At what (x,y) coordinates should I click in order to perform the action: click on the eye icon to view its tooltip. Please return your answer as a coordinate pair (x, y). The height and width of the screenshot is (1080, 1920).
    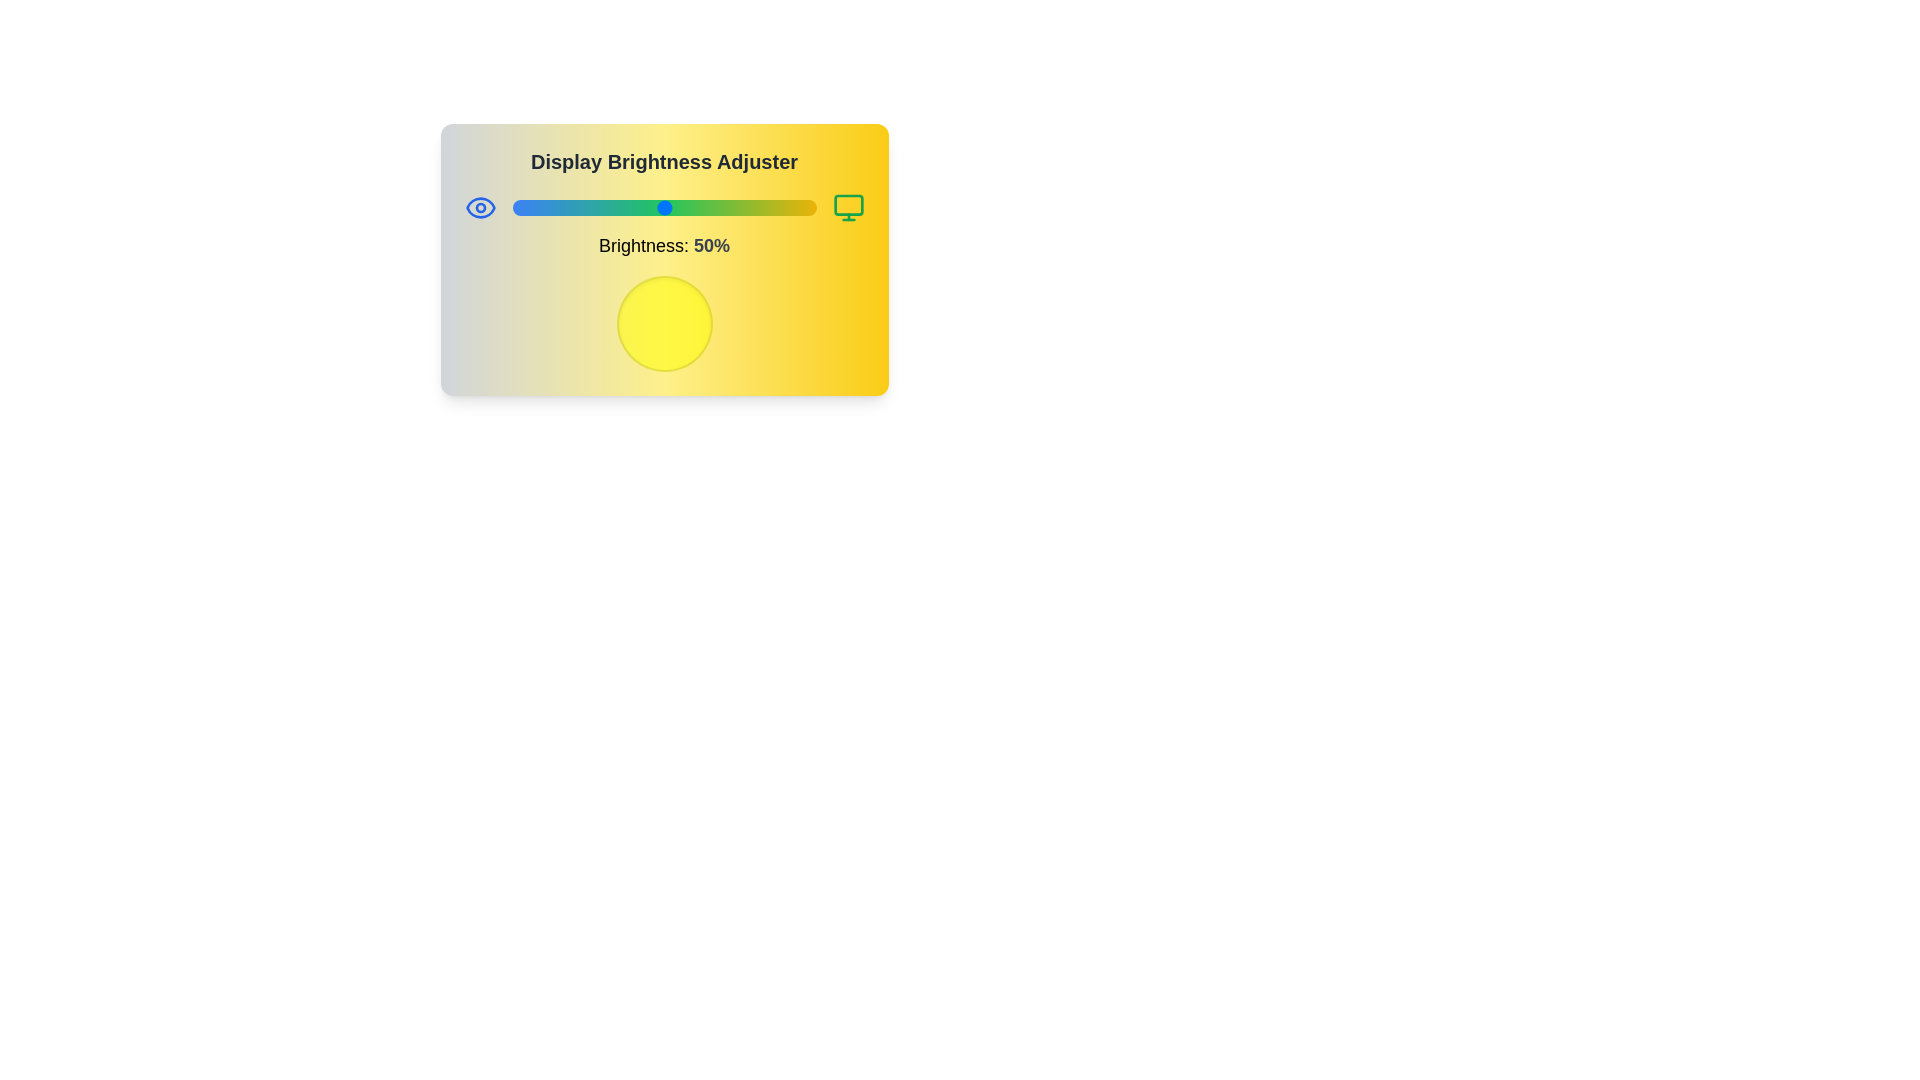
    Looking at the image, I should click on (480, 208).